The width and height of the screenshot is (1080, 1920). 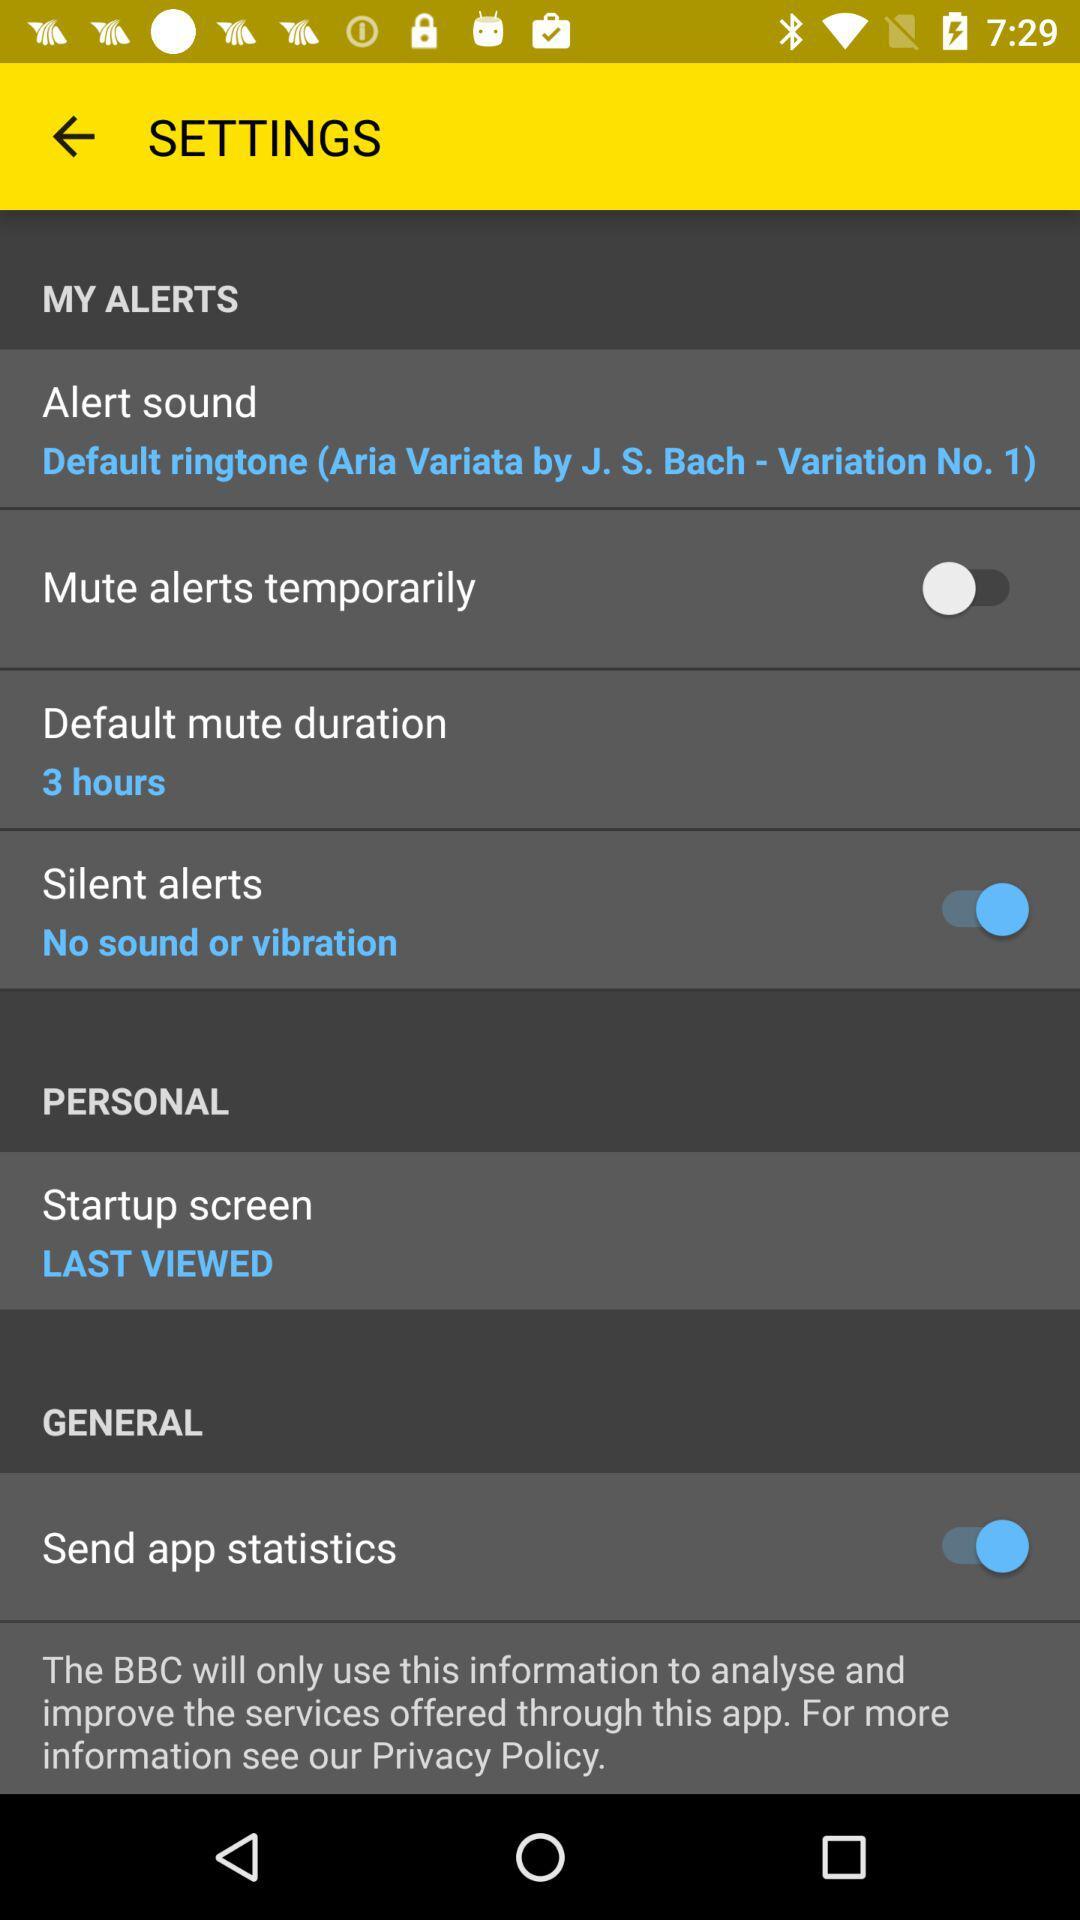 What do you see at coordinates (258, 587) in the screenshot?
I see `the item below the default ringtone aria` at bounding box center [258, 587].